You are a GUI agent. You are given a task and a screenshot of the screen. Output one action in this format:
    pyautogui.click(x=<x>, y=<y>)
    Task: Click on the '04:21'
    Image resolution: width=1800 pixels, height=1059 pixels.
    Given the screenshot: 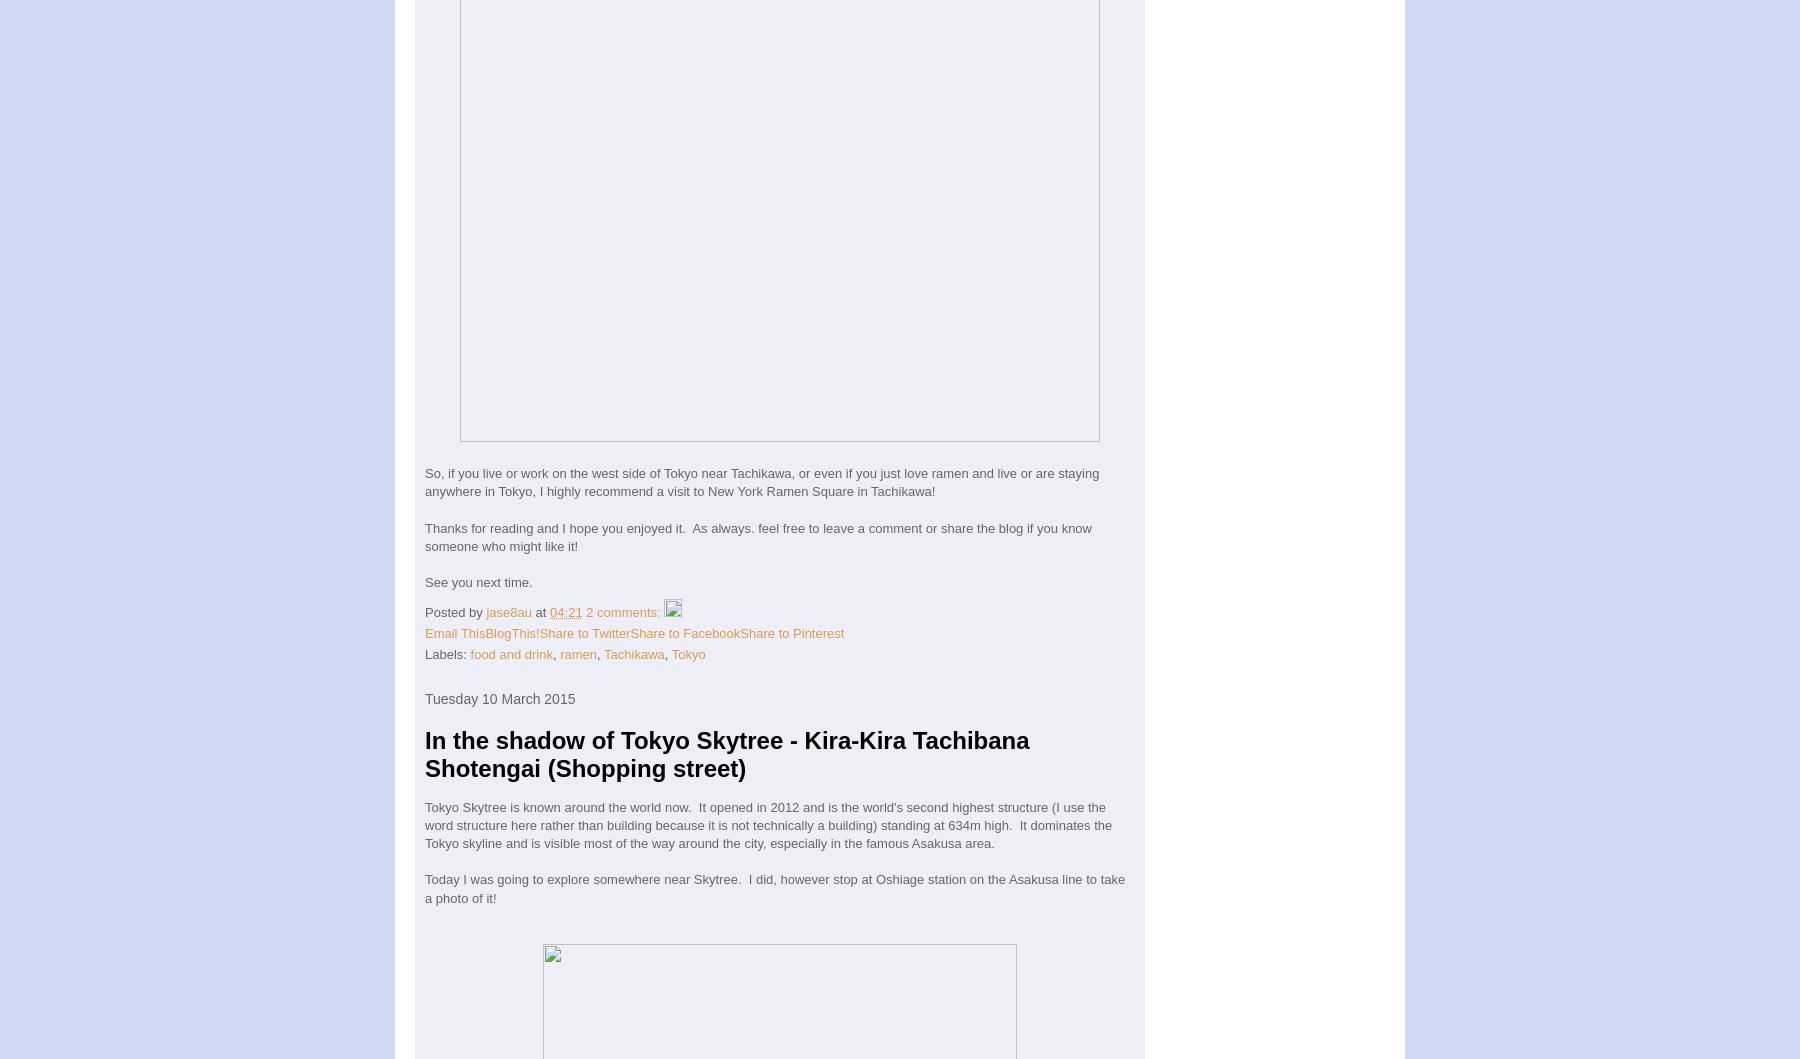 What is the action you would take?
    pyautogui.click(x=565, y=611)
    